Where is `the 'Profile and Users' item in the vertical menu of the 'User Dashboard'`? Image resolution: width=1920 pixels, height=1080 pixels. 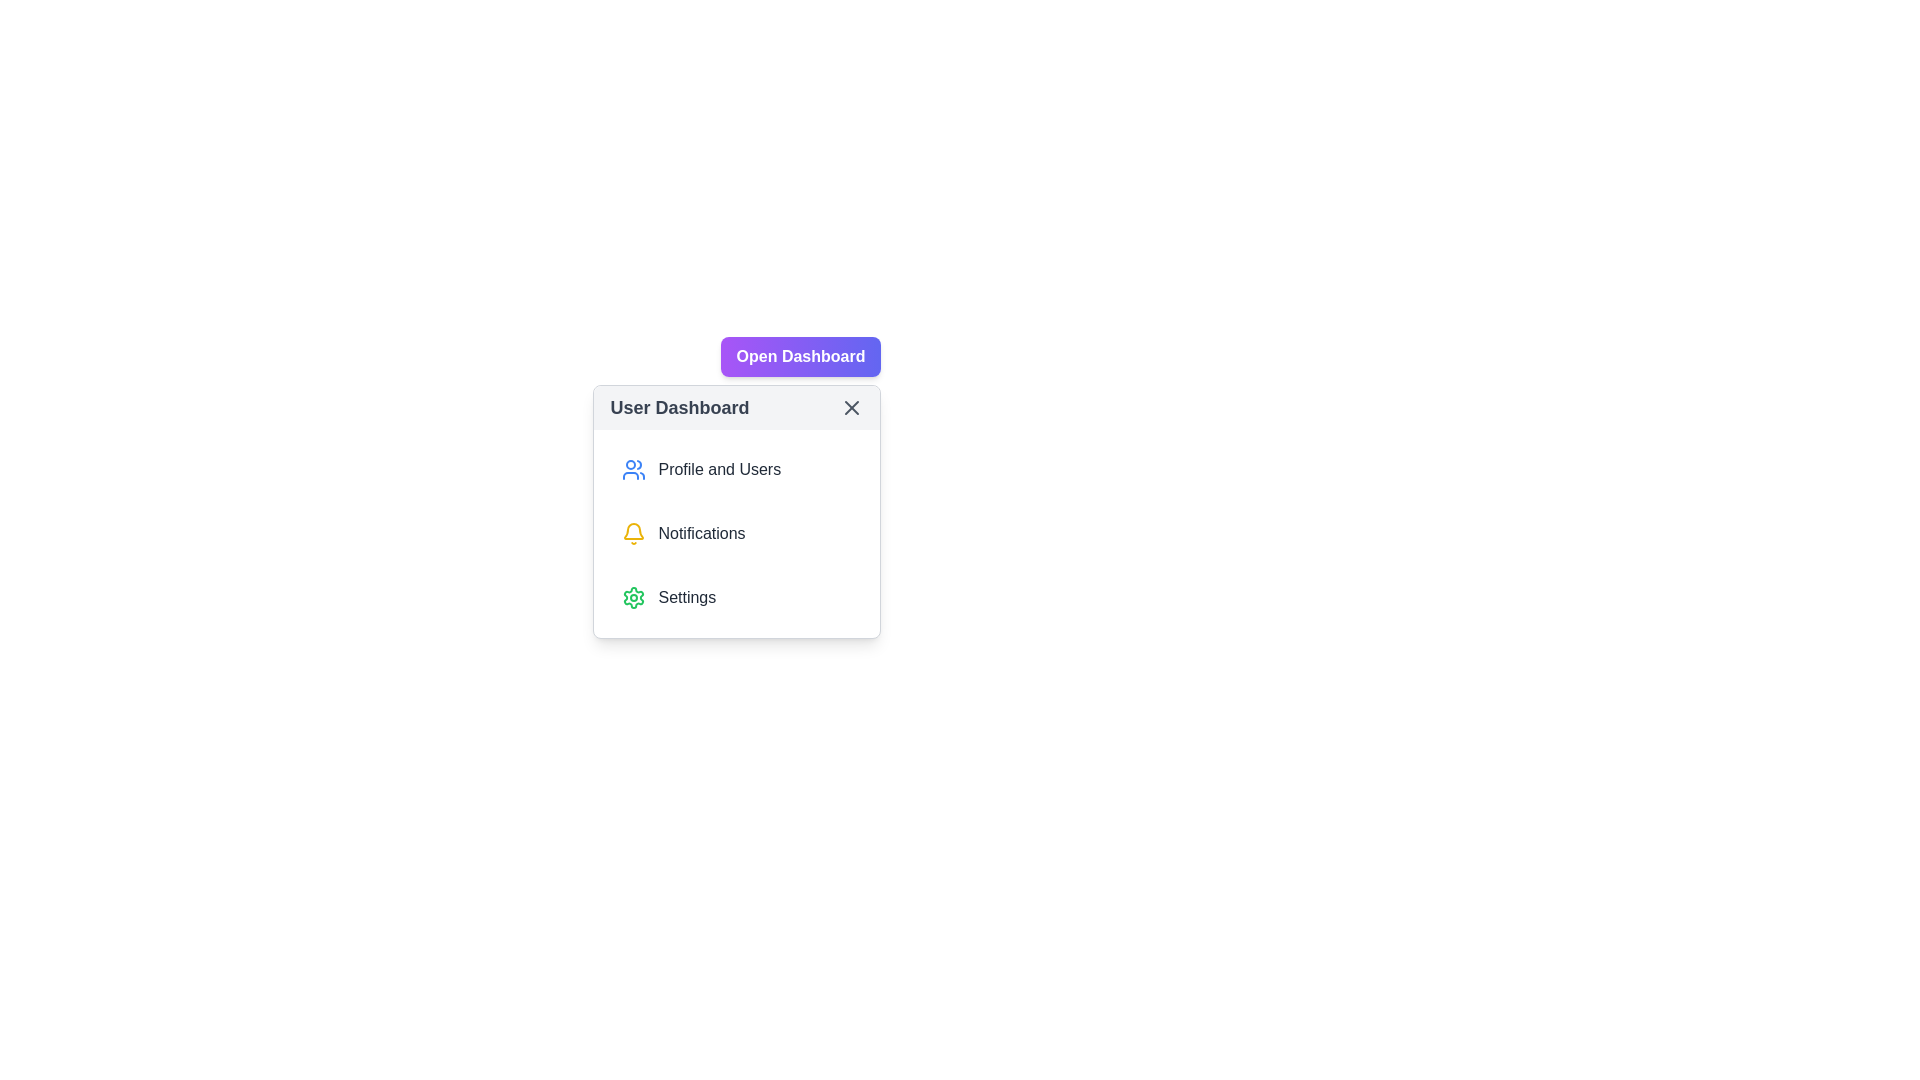
the 'Profile and Users' item in the vertical menu of the 'User Dashboard' is located at coordinates (736, 532).